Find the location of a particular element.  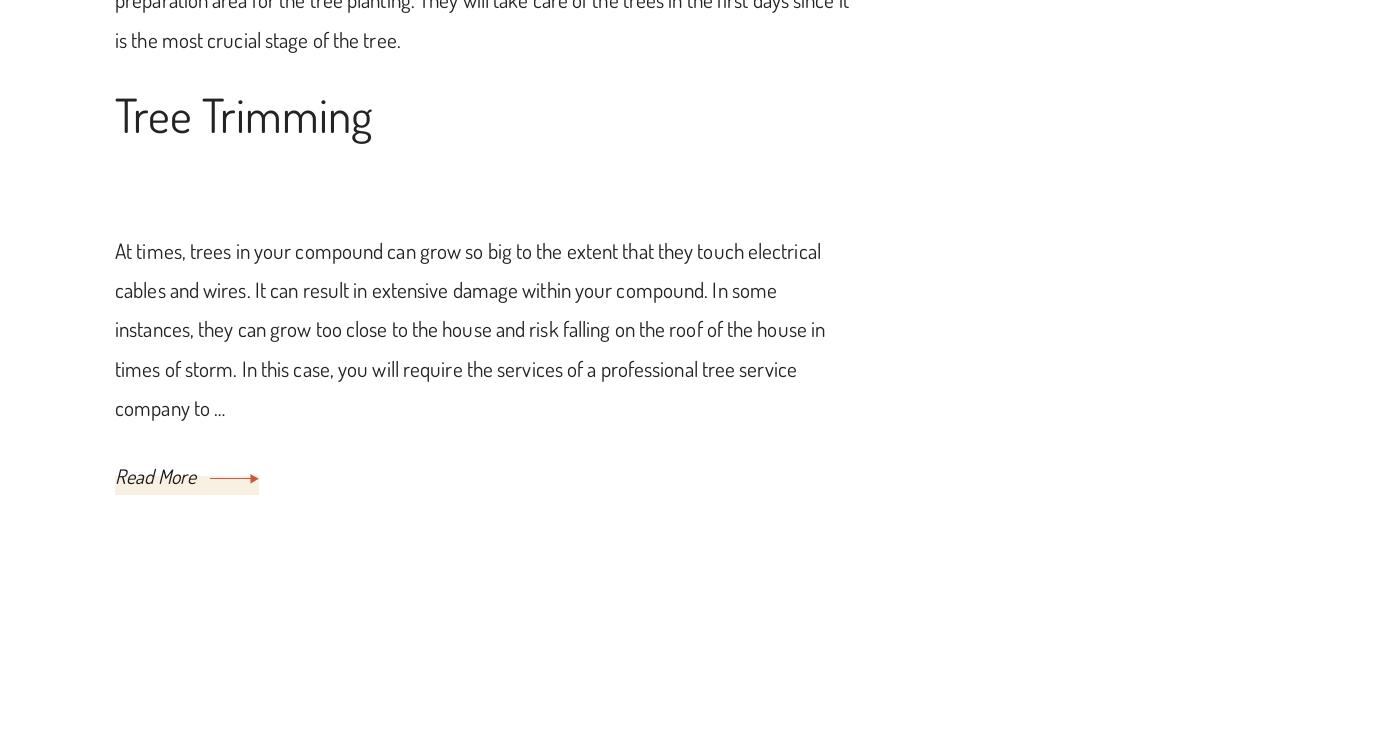

'Tree Trimming' is located at coordinates (243, 113).